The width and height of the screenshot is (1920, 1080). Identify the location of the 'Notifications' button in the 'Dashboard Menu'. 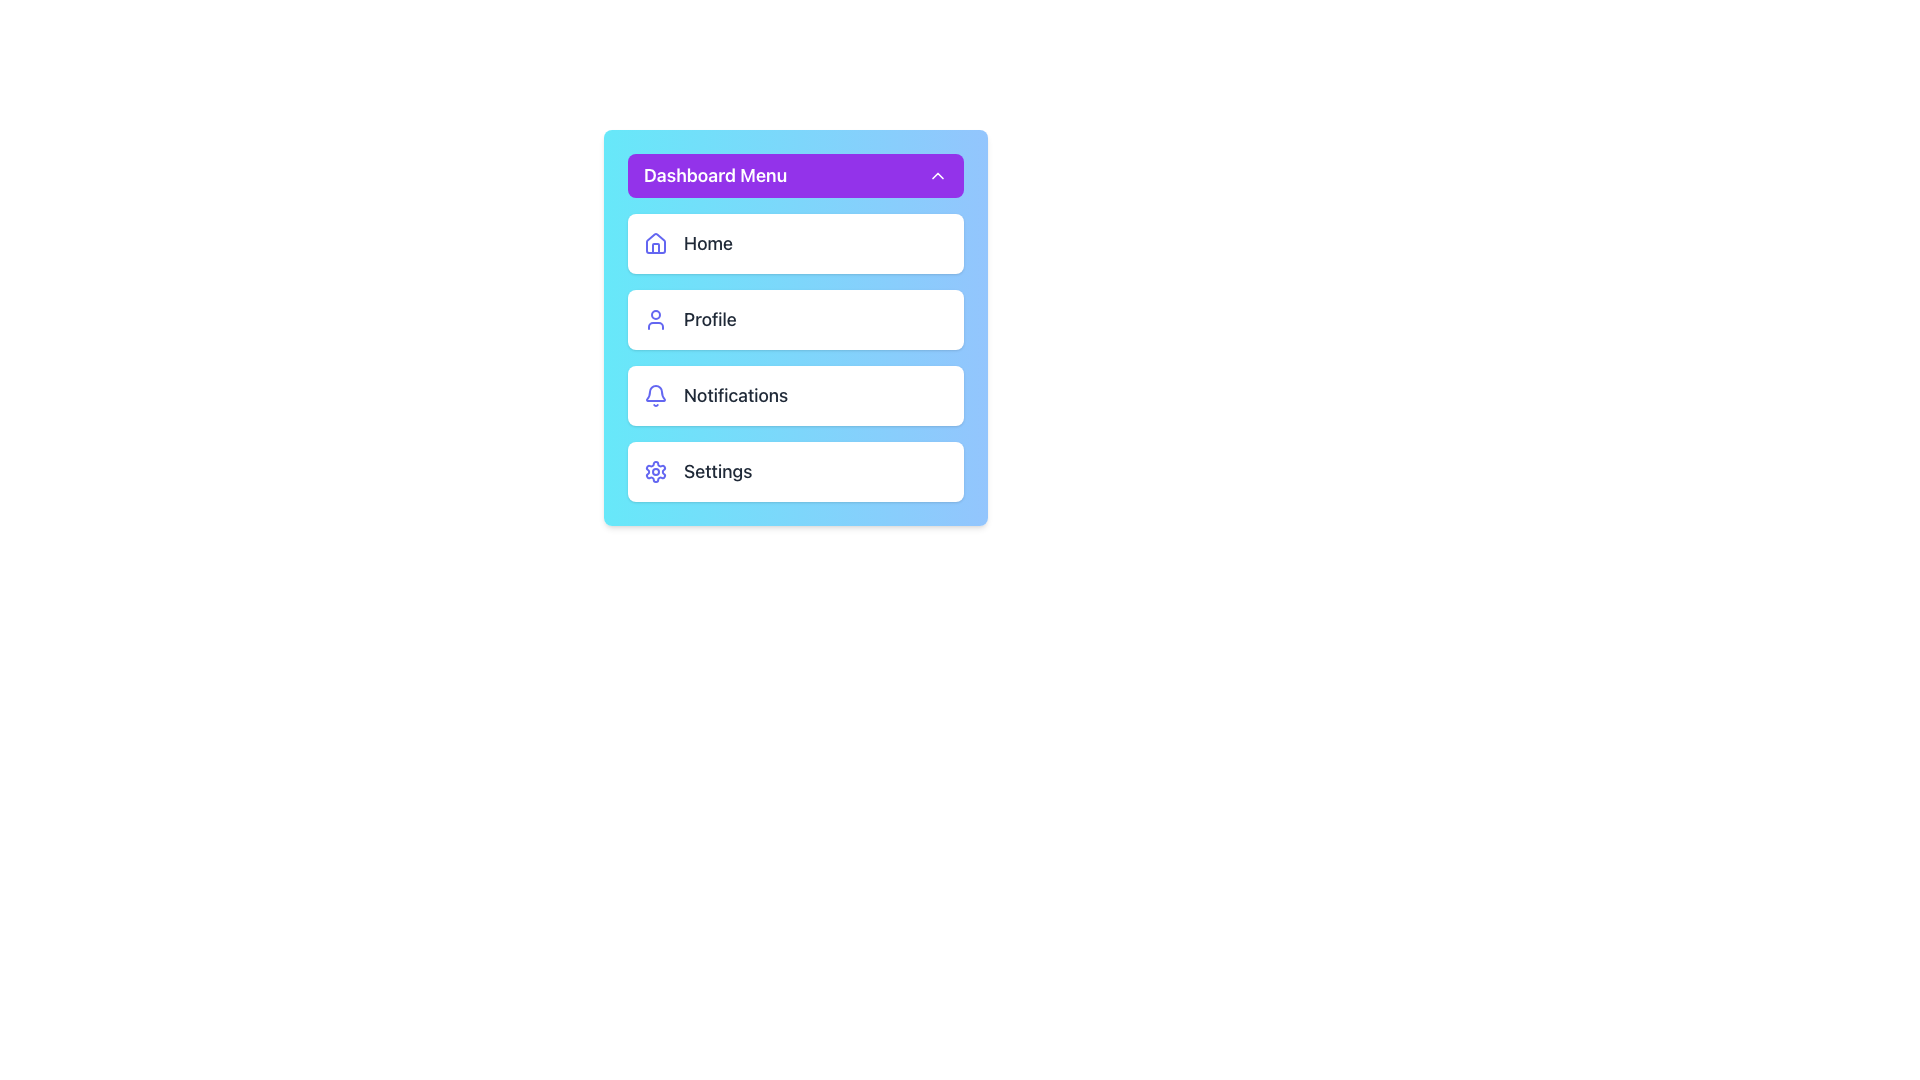
(795, 357).